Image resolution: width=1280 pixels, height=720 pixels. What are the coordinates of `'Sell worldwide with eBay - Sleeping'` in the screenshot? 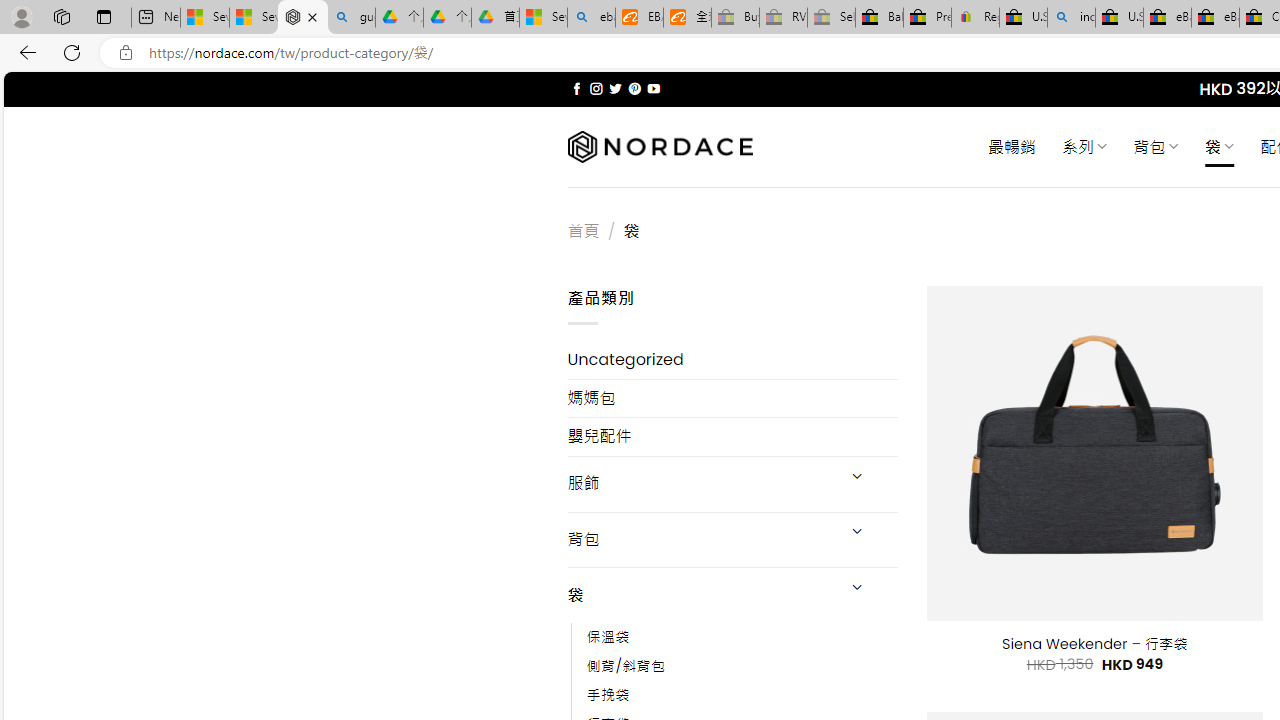 It's located at (831, 17).